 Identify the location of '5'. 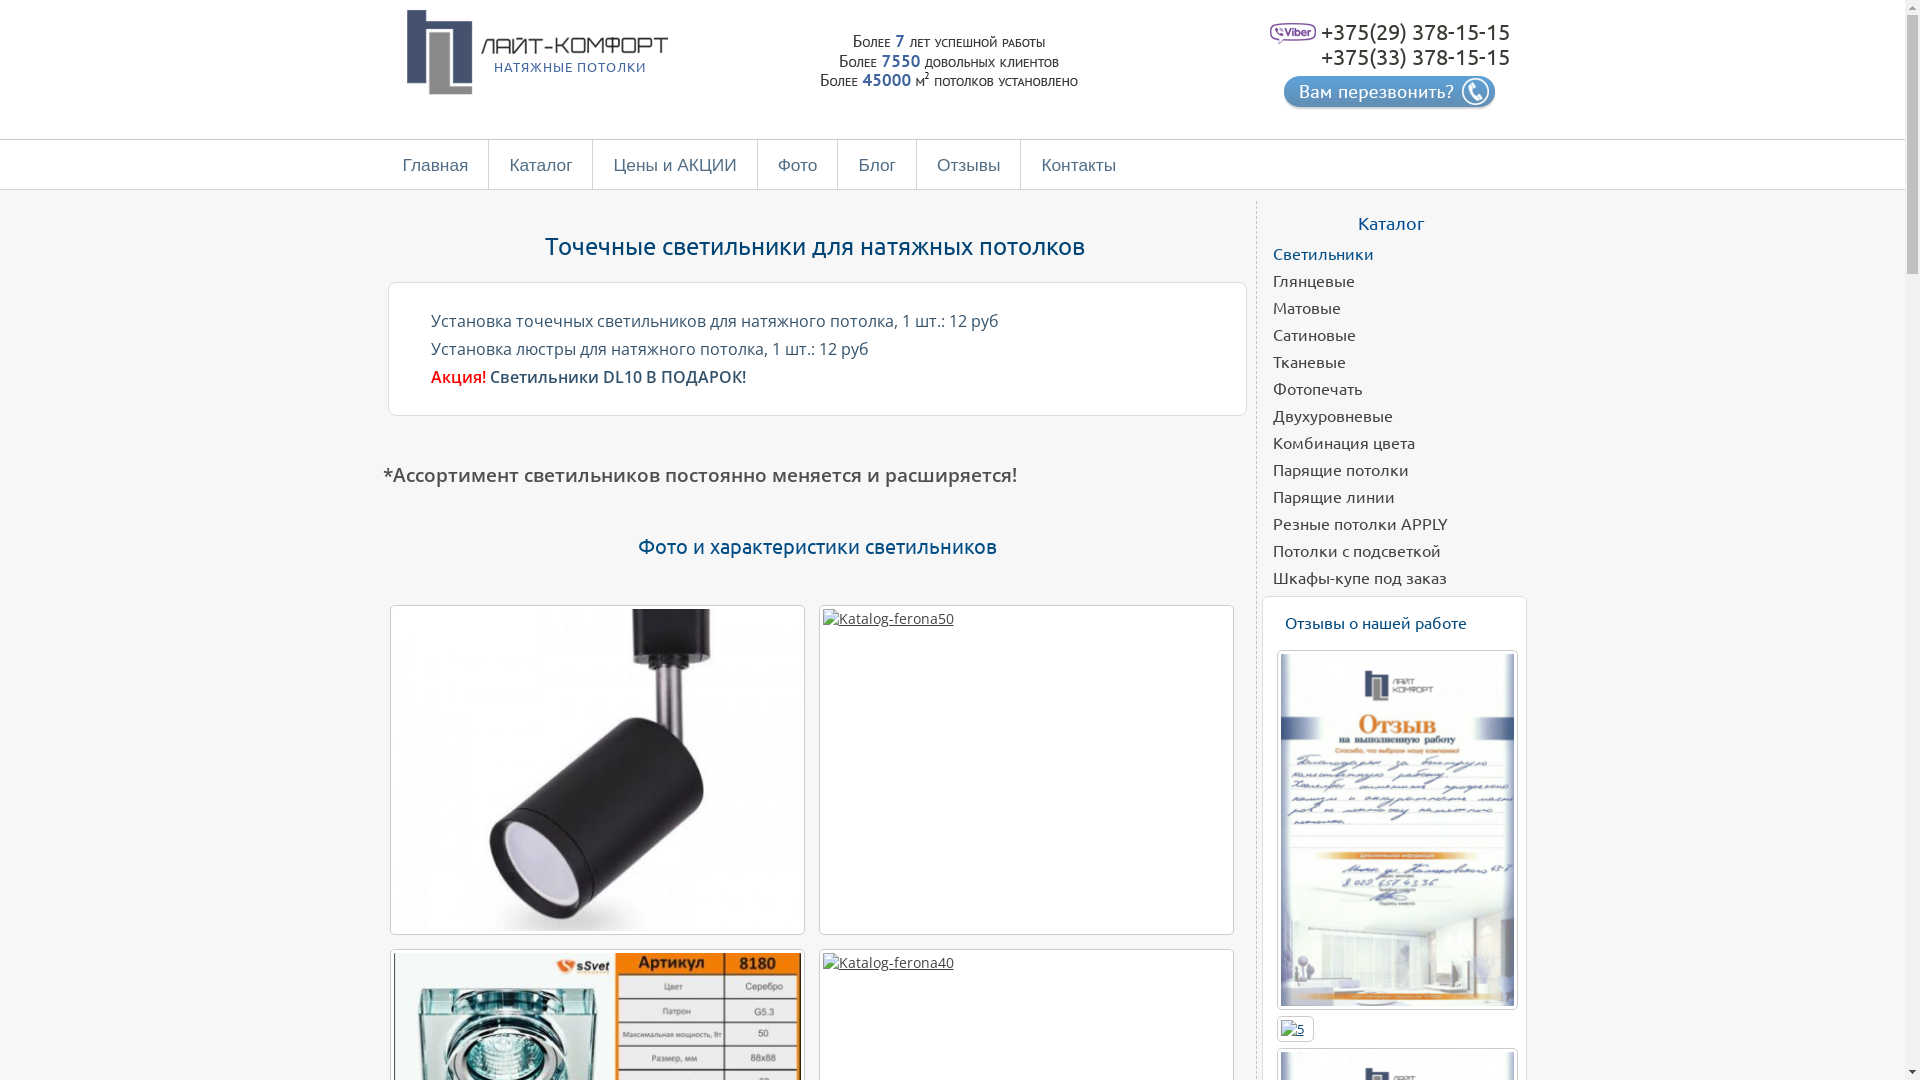
(1291, 1029).